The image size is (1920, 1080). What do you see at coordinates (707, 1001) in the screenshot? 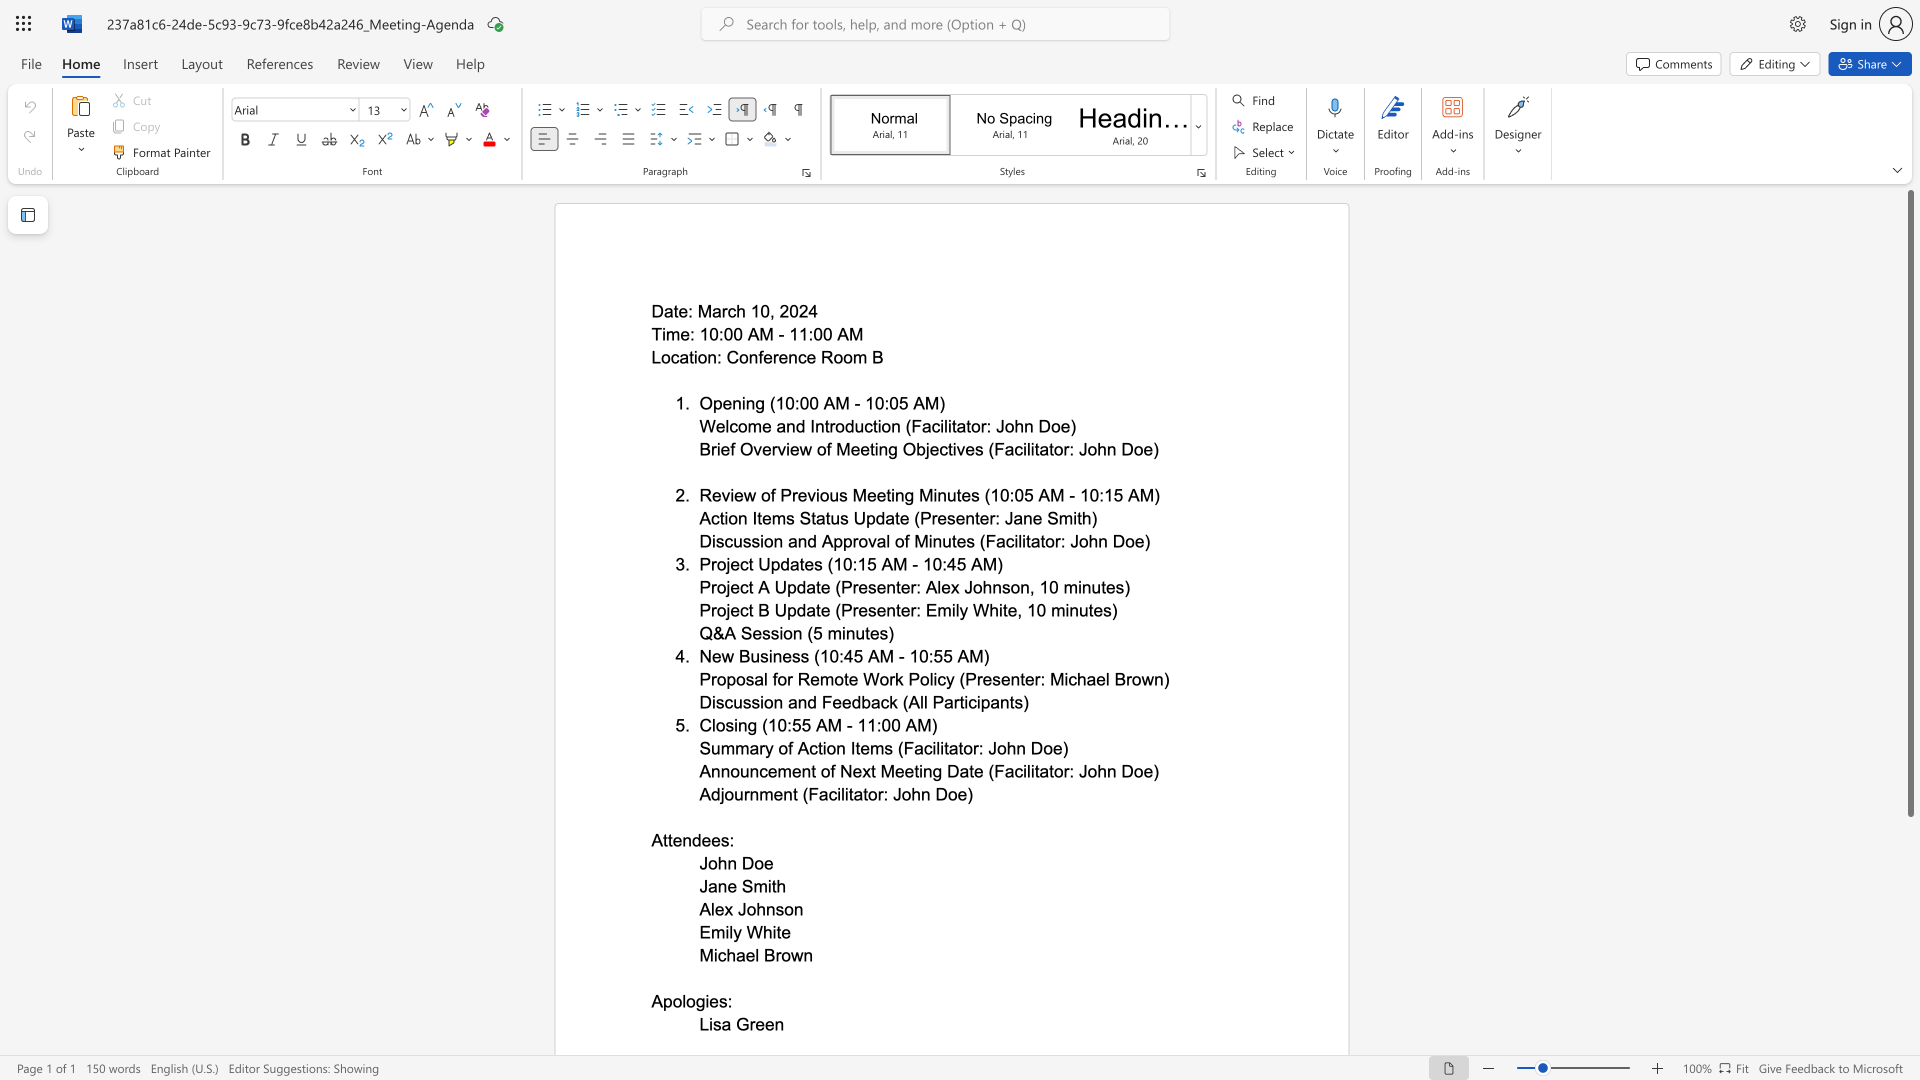
I see `the 1th character "i" in the text` at bounding box center [707, 1001].